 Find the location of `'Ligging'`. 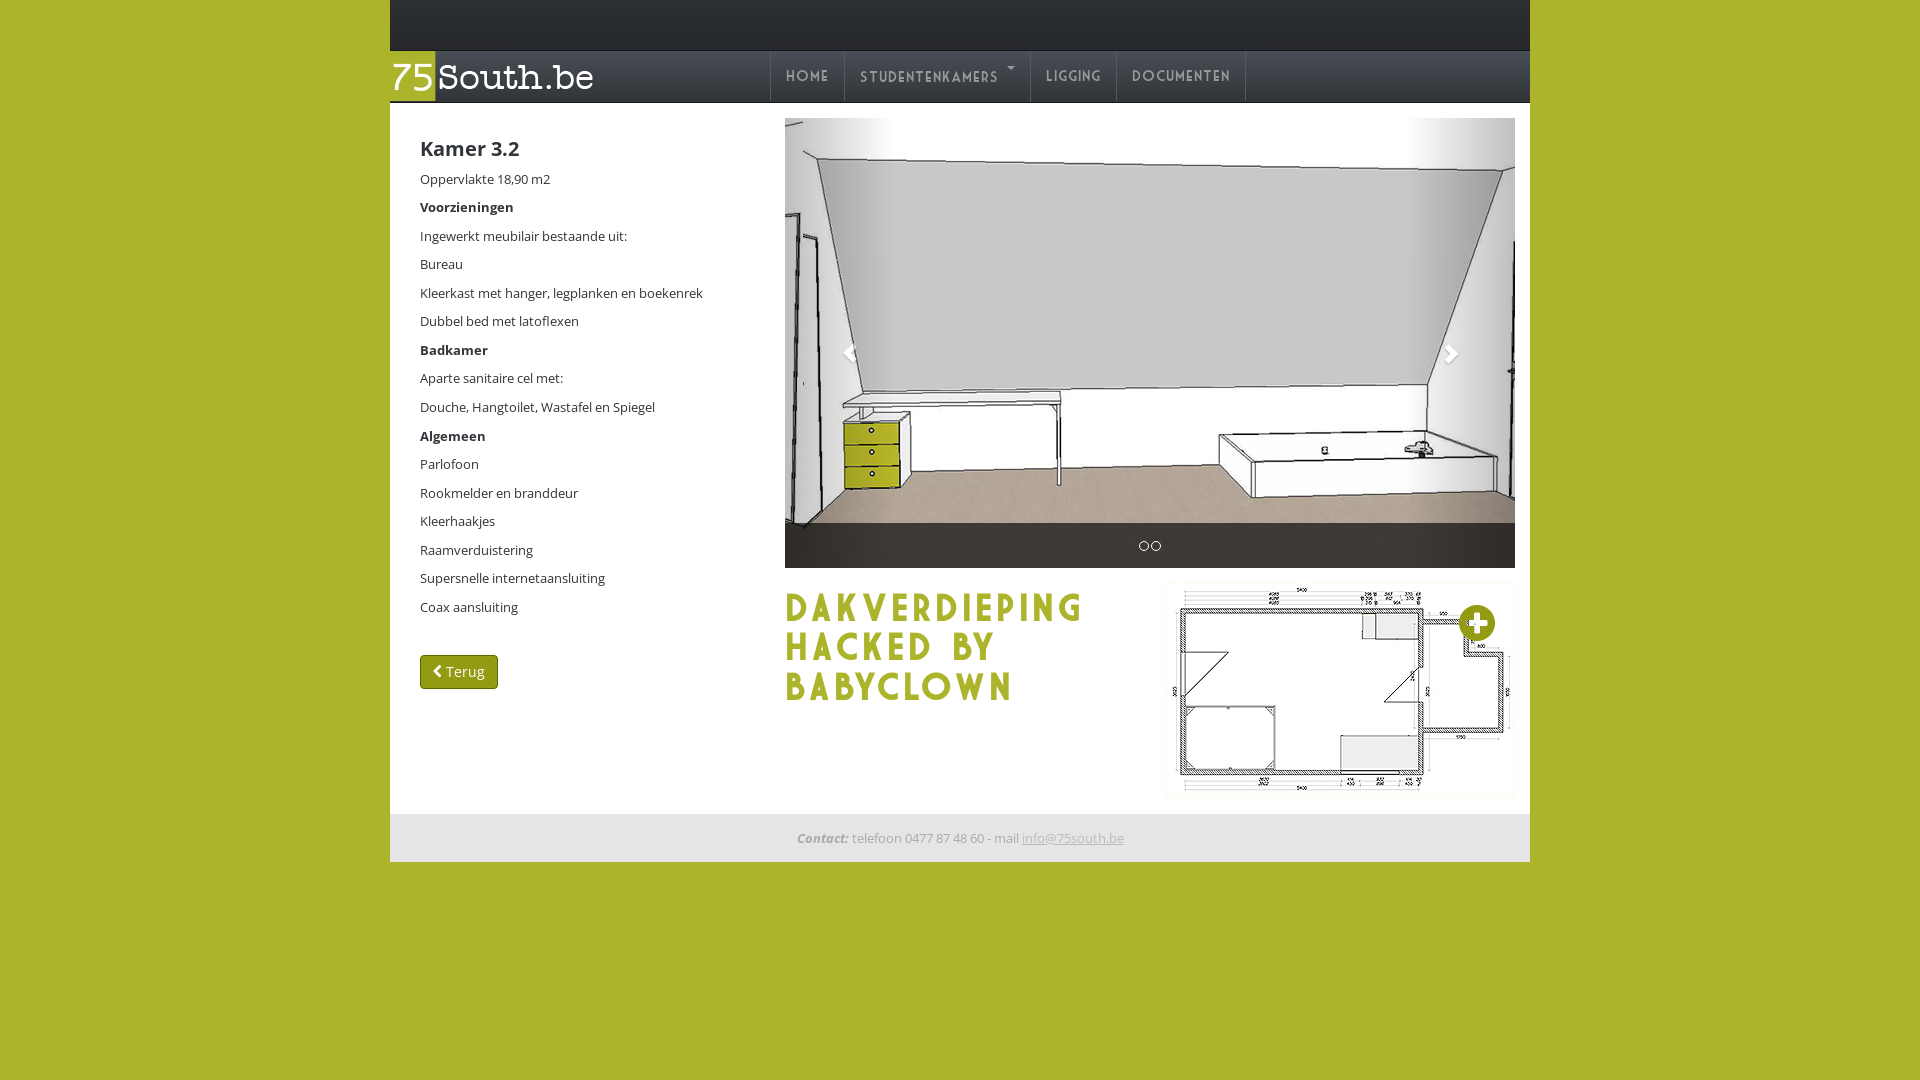

'Ligging' is located at coordinates (1031, 75).